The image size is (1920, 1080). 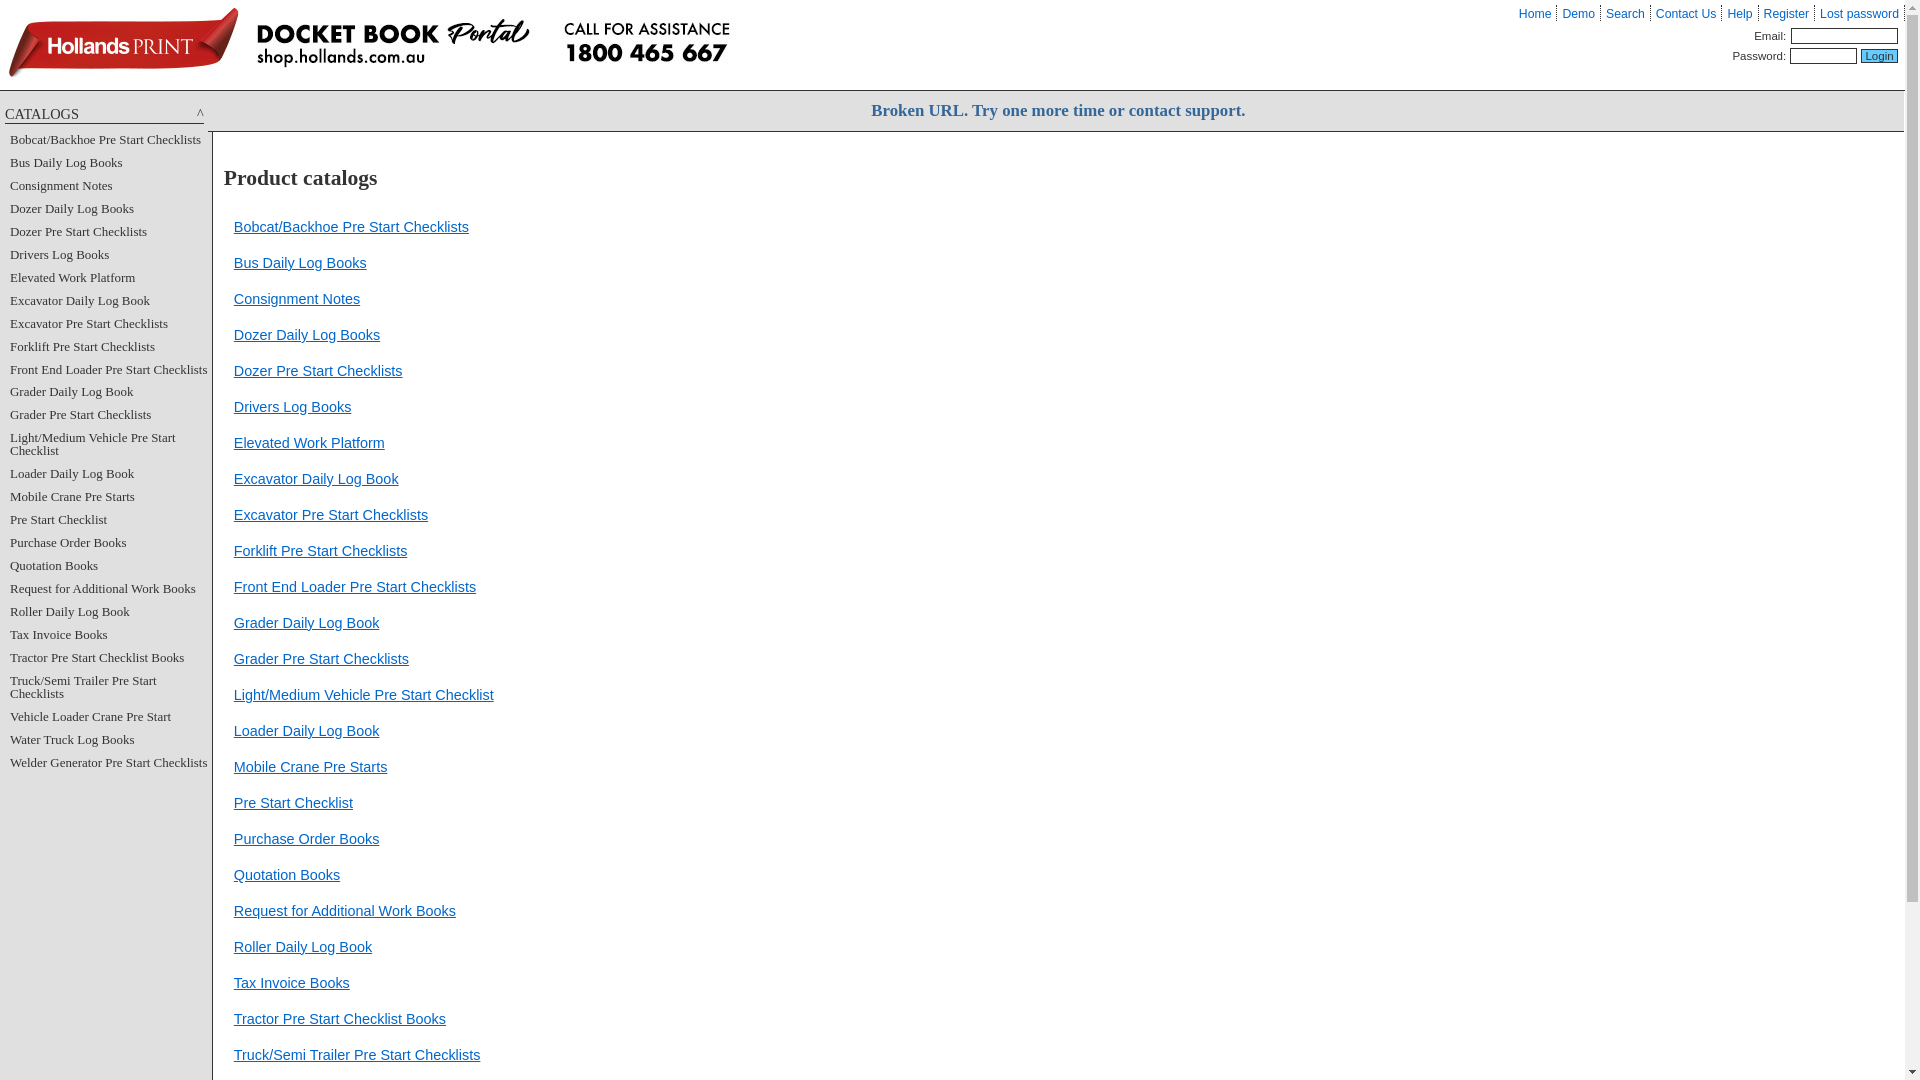 What do you see at coordinates (1786, 14) in the screenshot?
I see `'Register'` at bounding box center [1786, 14].